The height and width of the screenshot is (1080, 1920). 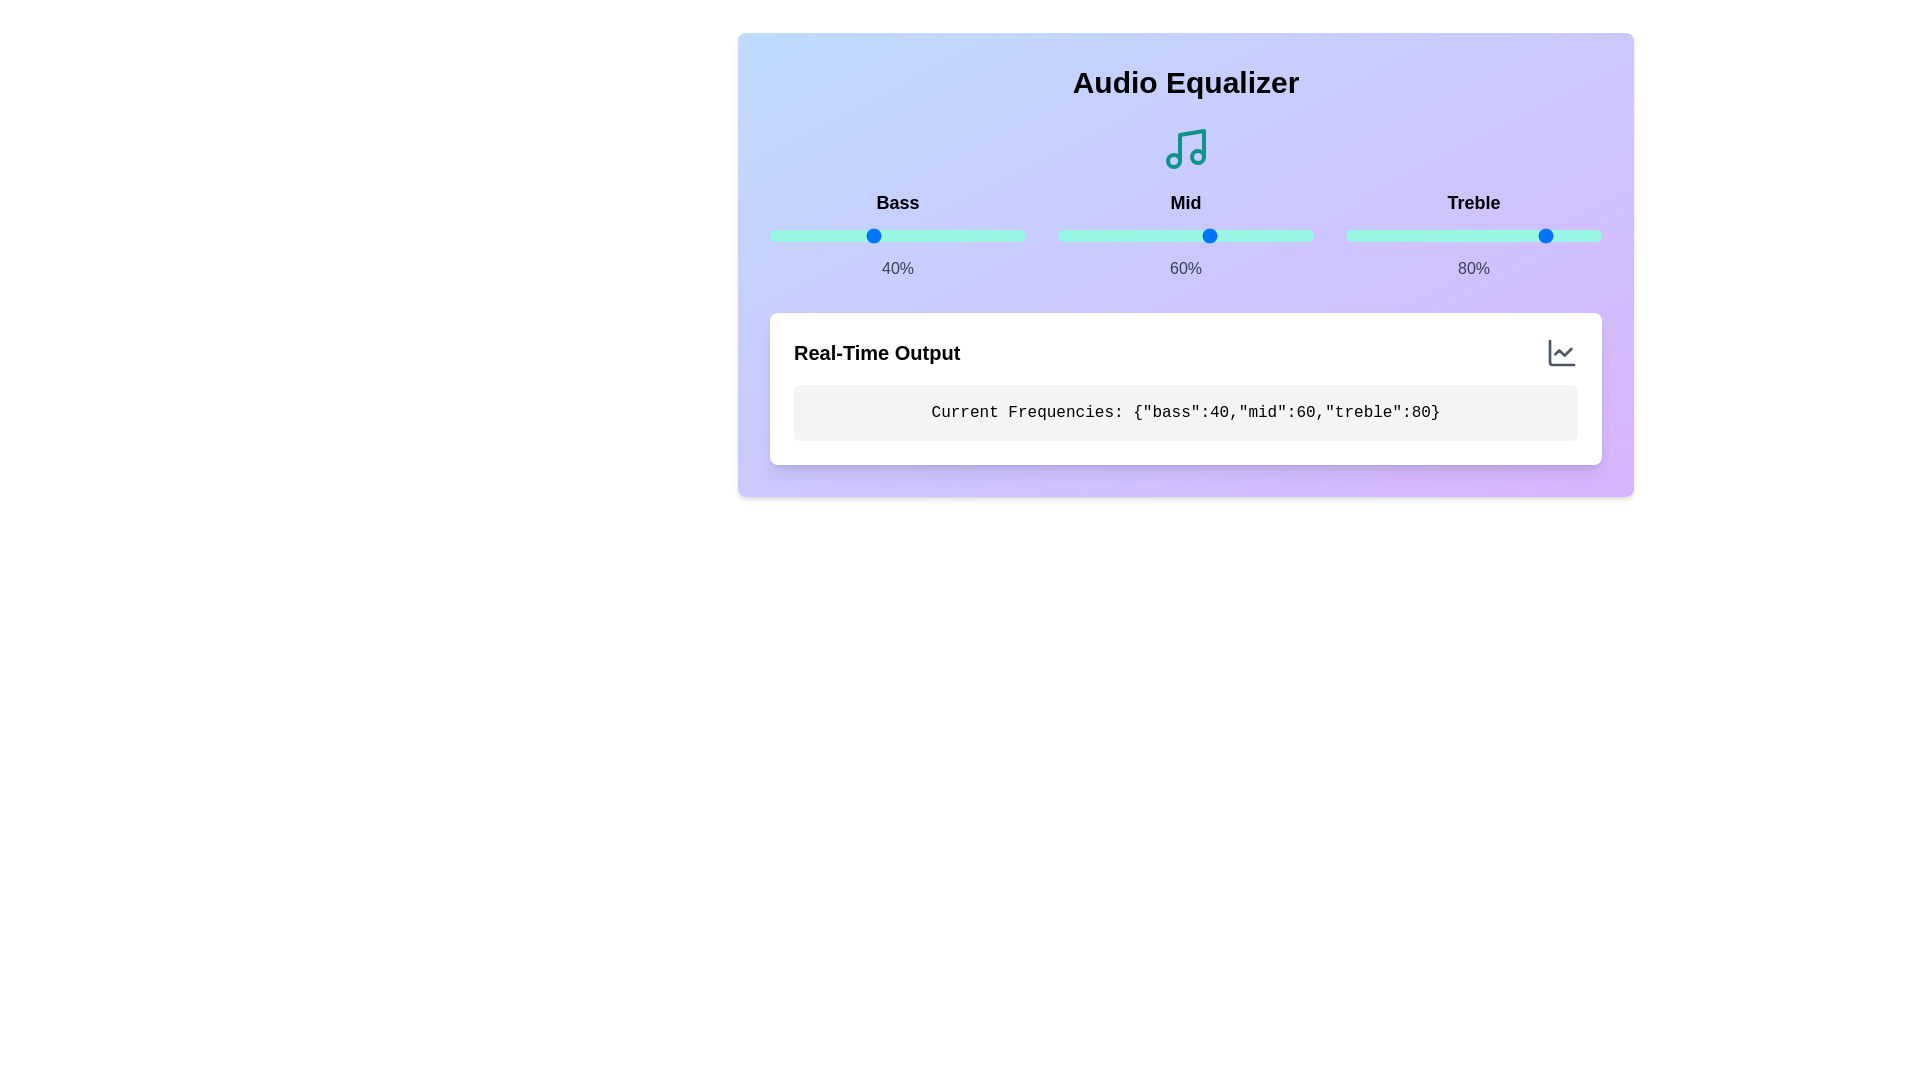 I want to click on the Interactive audio equalizer interface, which features a gradient background, the title 'Audio Equalizer', a music note icon, sliders for 'Bass', 'Mid', and 'Treble', and a 'Real-Time Output' section, so click(x=1185, y=264).